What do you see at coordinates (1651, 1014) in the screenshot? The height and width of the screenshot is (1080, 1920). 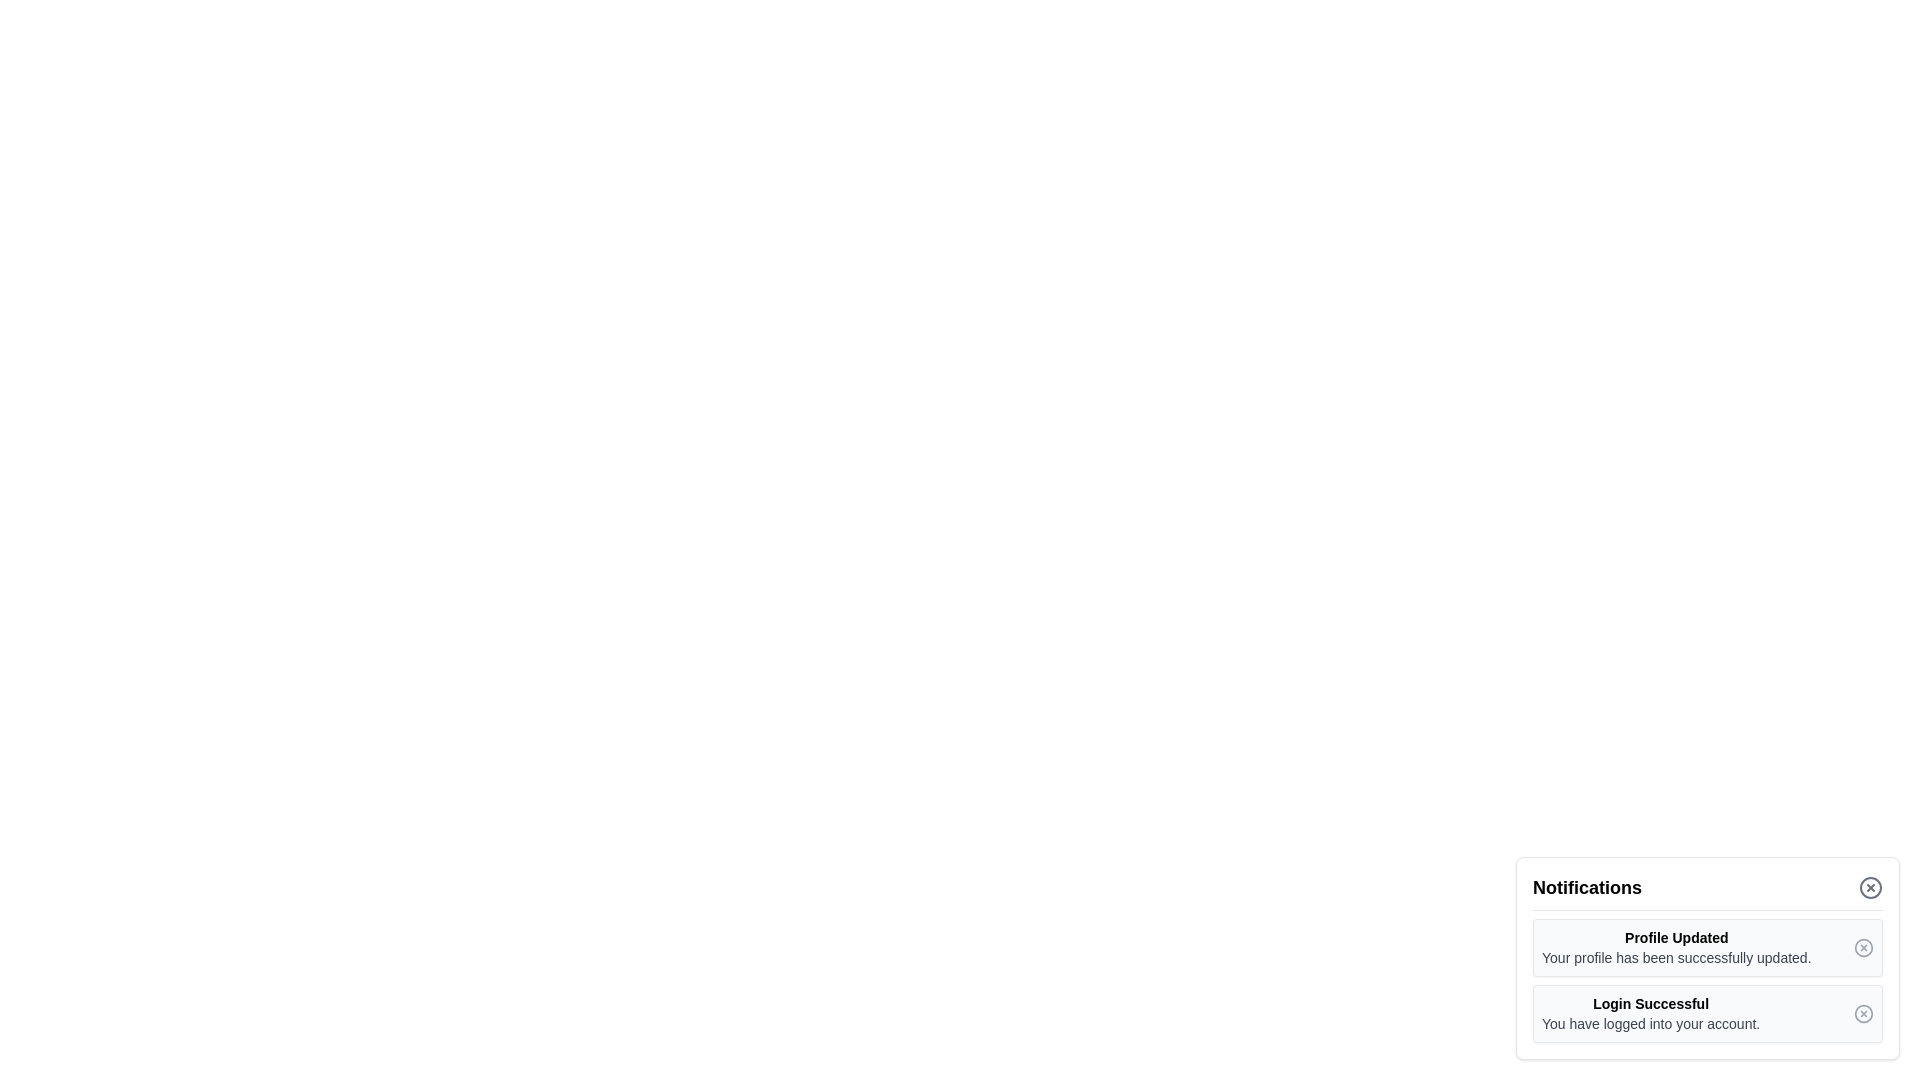 I see `text content of the notification message indicating successful login, which is the second notification in the notification panel` at bounding box center [1651, 1014].